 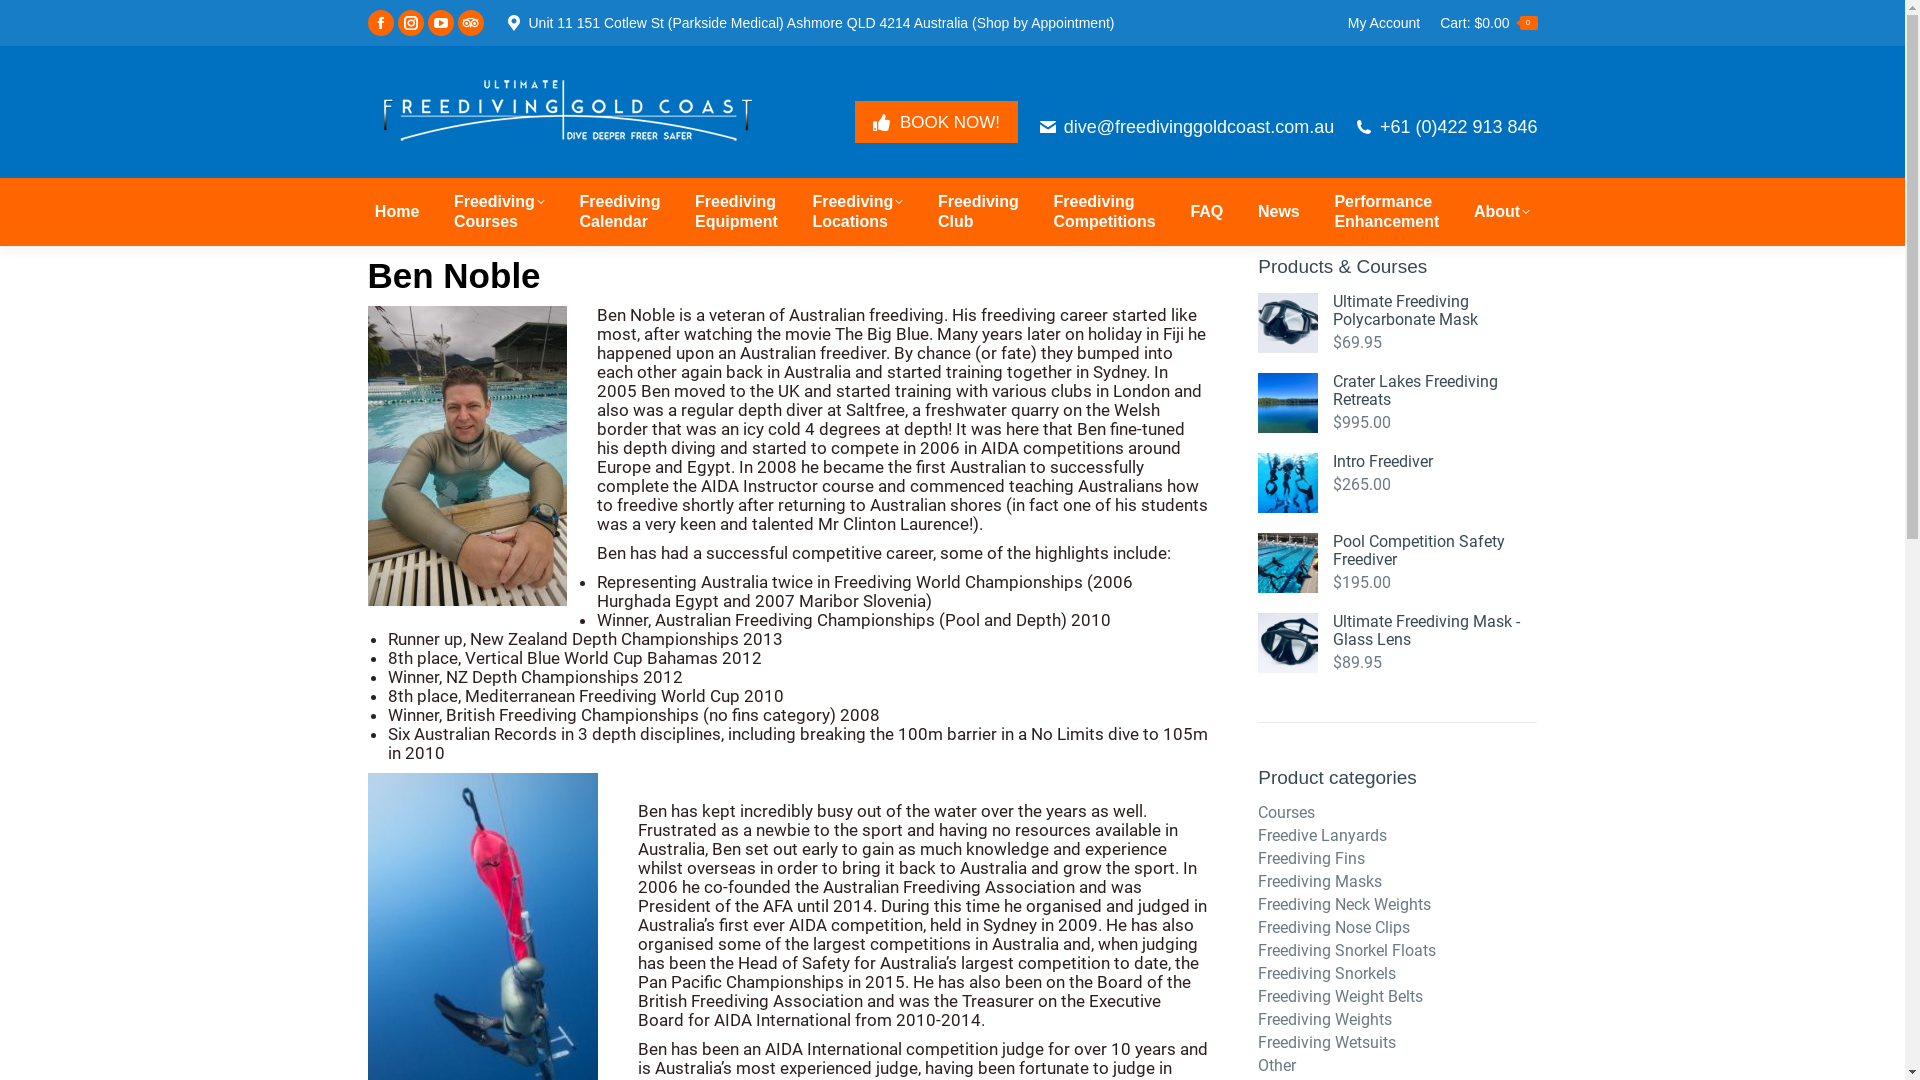 What do you see at coordinates (1256, 858) in the screenshot?
I see `'Freediving Fins'` at bounding box center [1256, 858].